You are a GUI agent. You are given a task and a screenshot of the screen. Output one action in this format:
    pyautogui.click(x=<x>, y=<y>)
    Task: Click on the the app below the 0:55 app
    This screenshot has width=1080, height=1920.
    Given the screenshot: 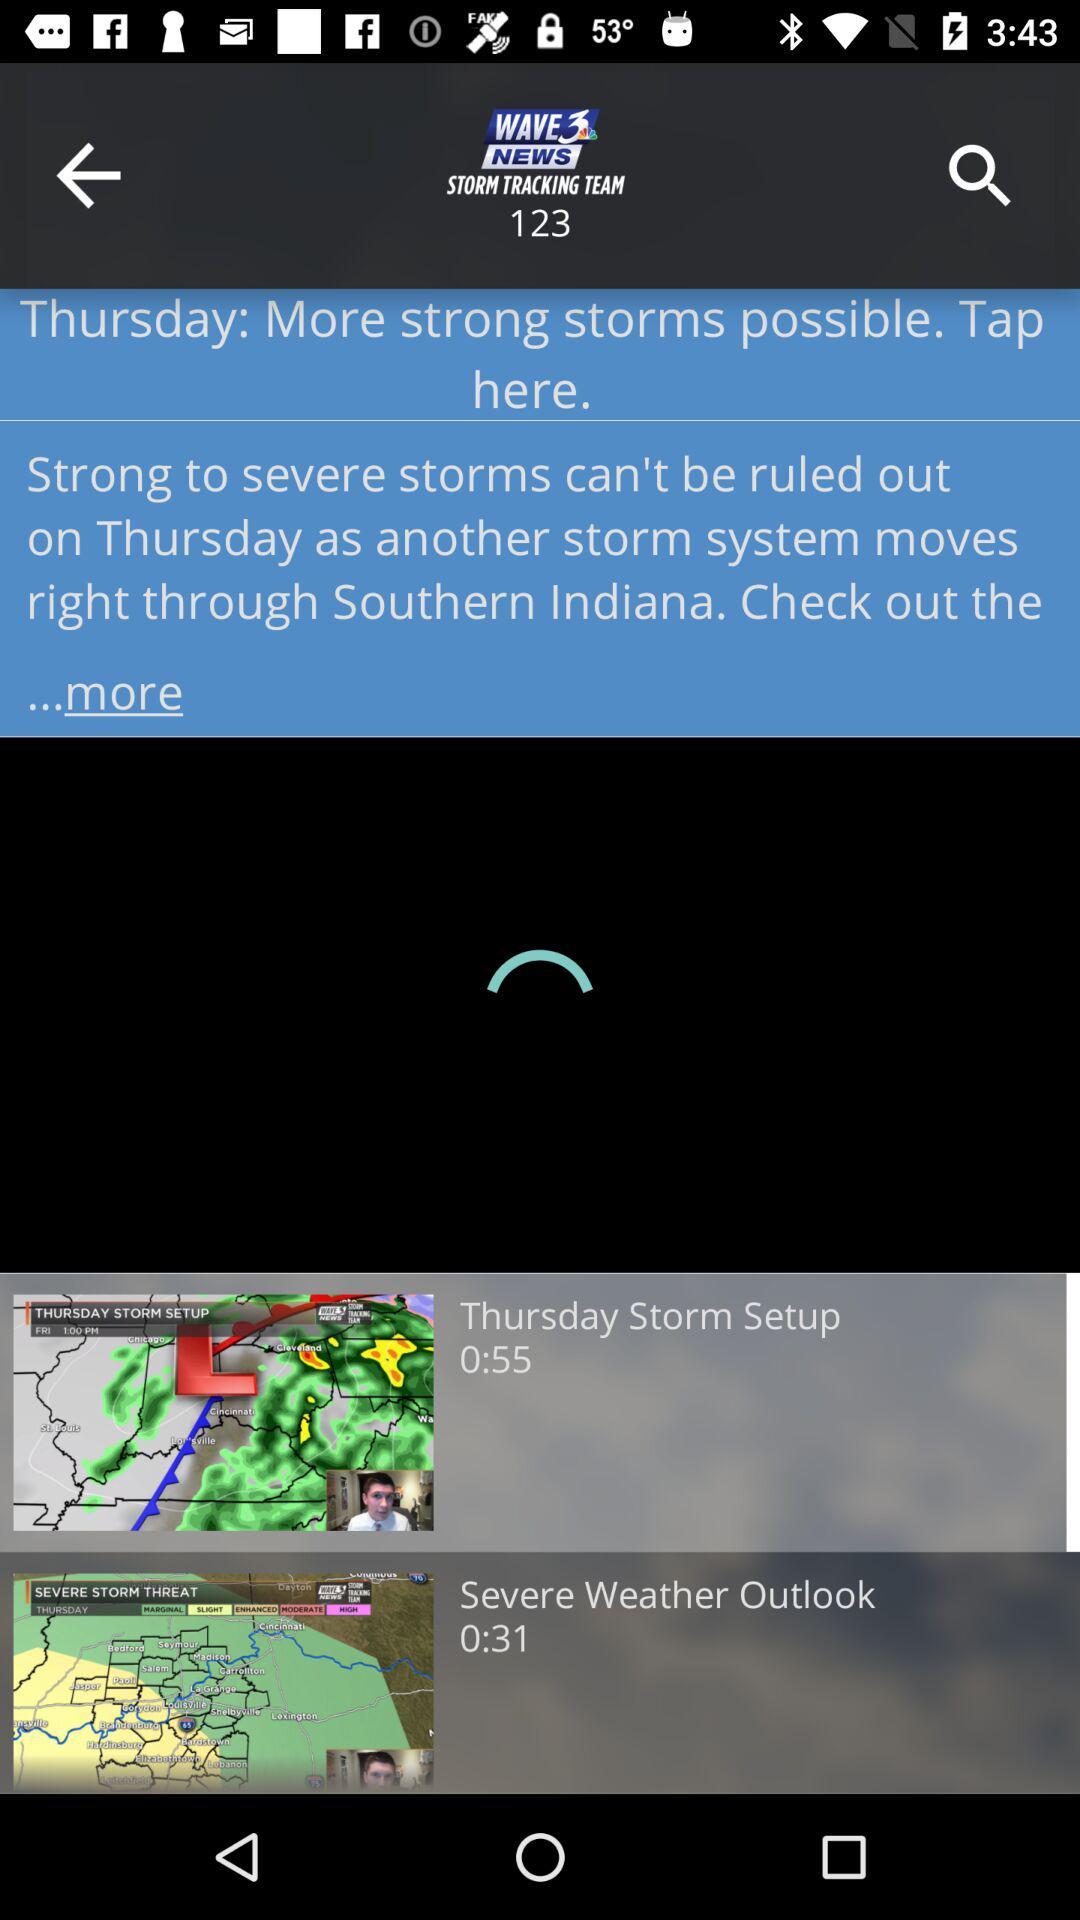 What is the action you would take?
    pyautogui.click(x=667, y=1594)
    